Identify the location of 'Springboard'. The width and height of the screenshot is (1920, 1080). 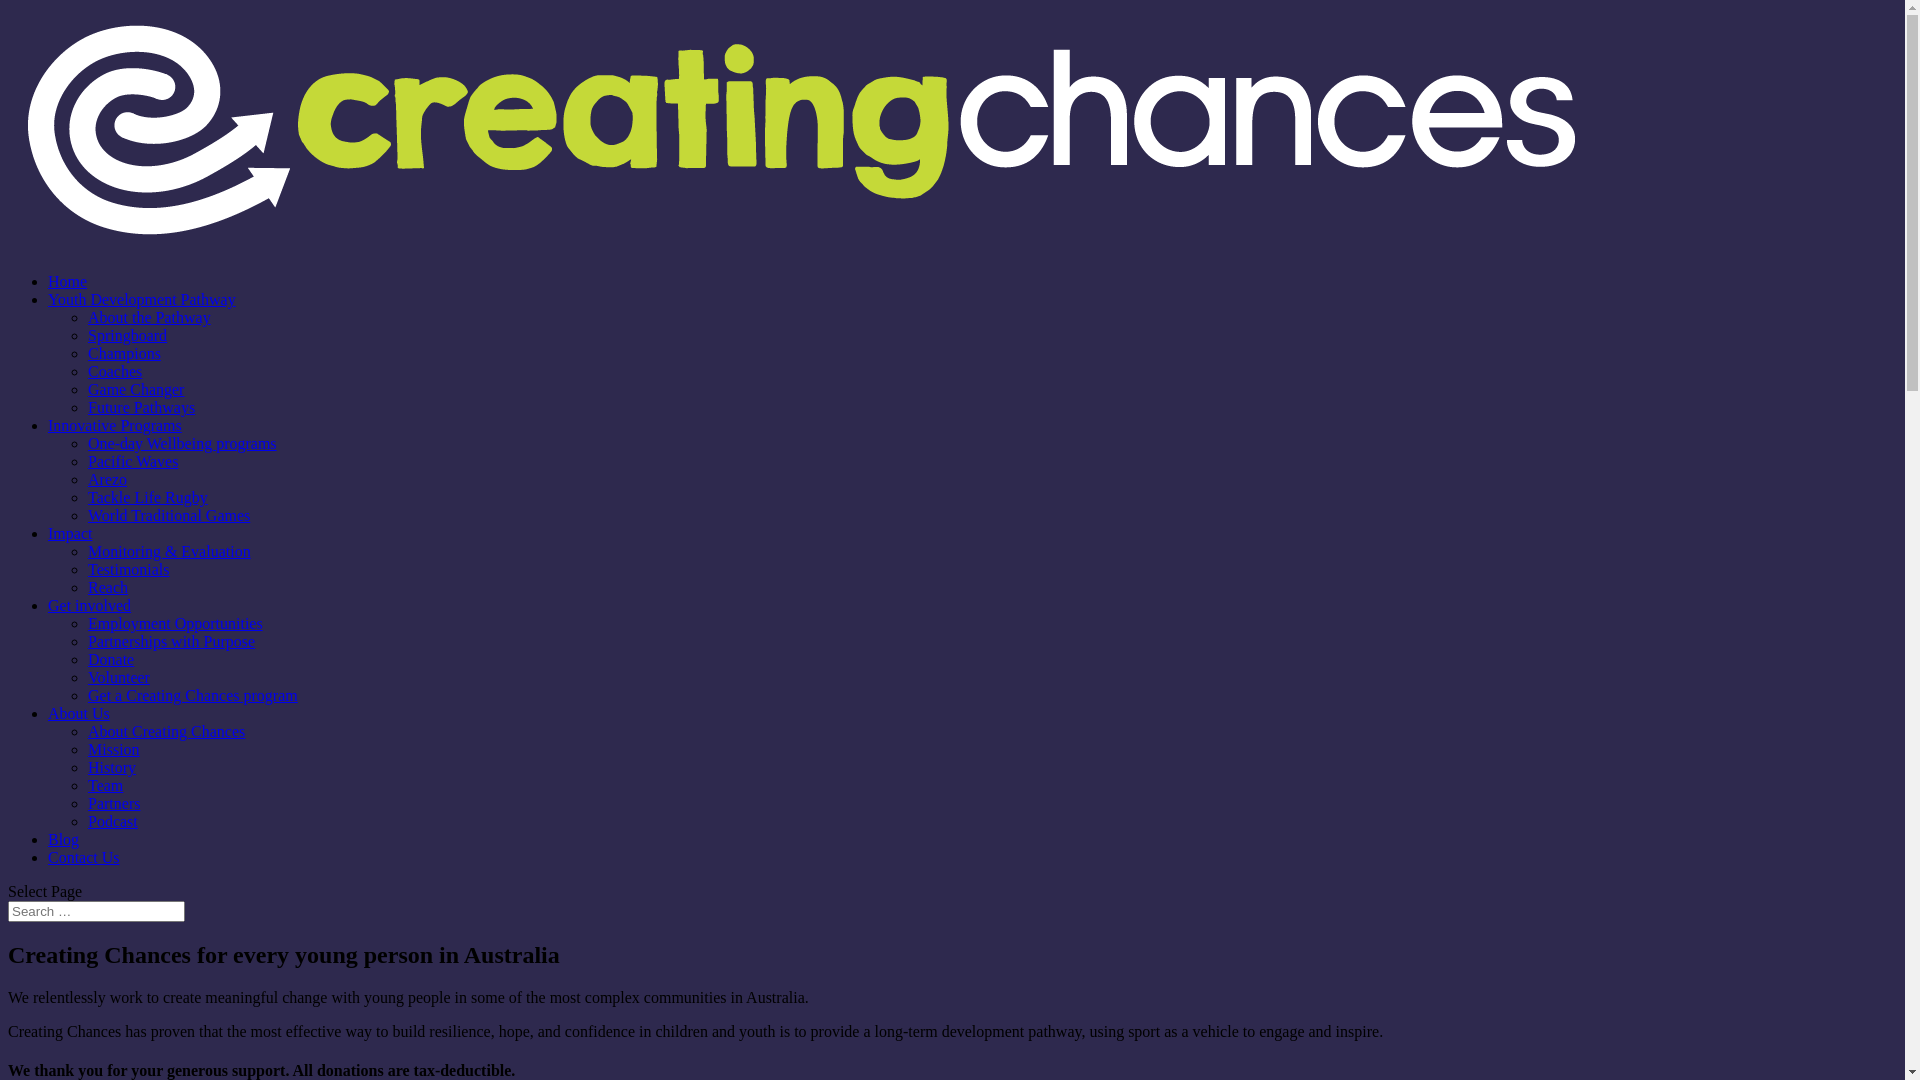
(126, 334).